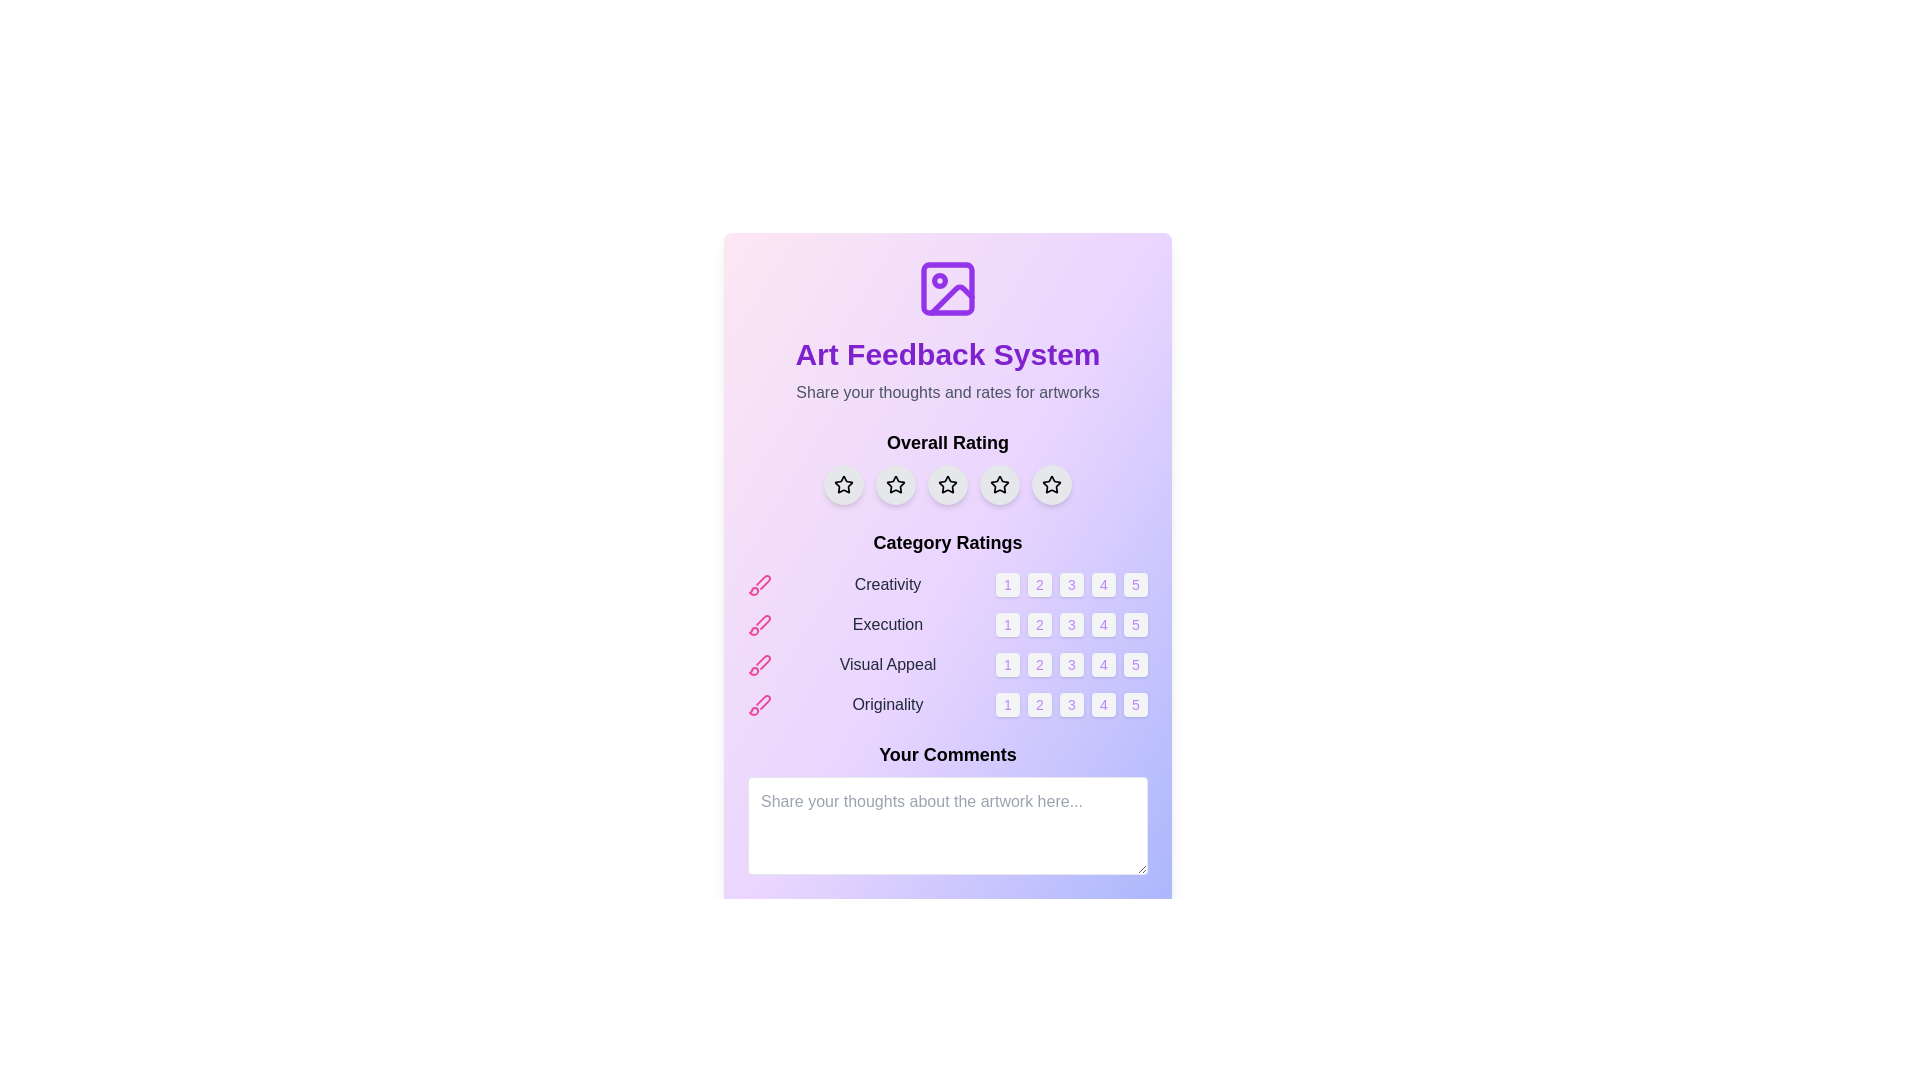  What do you see at coordinates (947, 485) in the screenshot?
I see `the third button in the 5-star rating system under the 'Overall Rating' section` at bounding box center [947, 485].